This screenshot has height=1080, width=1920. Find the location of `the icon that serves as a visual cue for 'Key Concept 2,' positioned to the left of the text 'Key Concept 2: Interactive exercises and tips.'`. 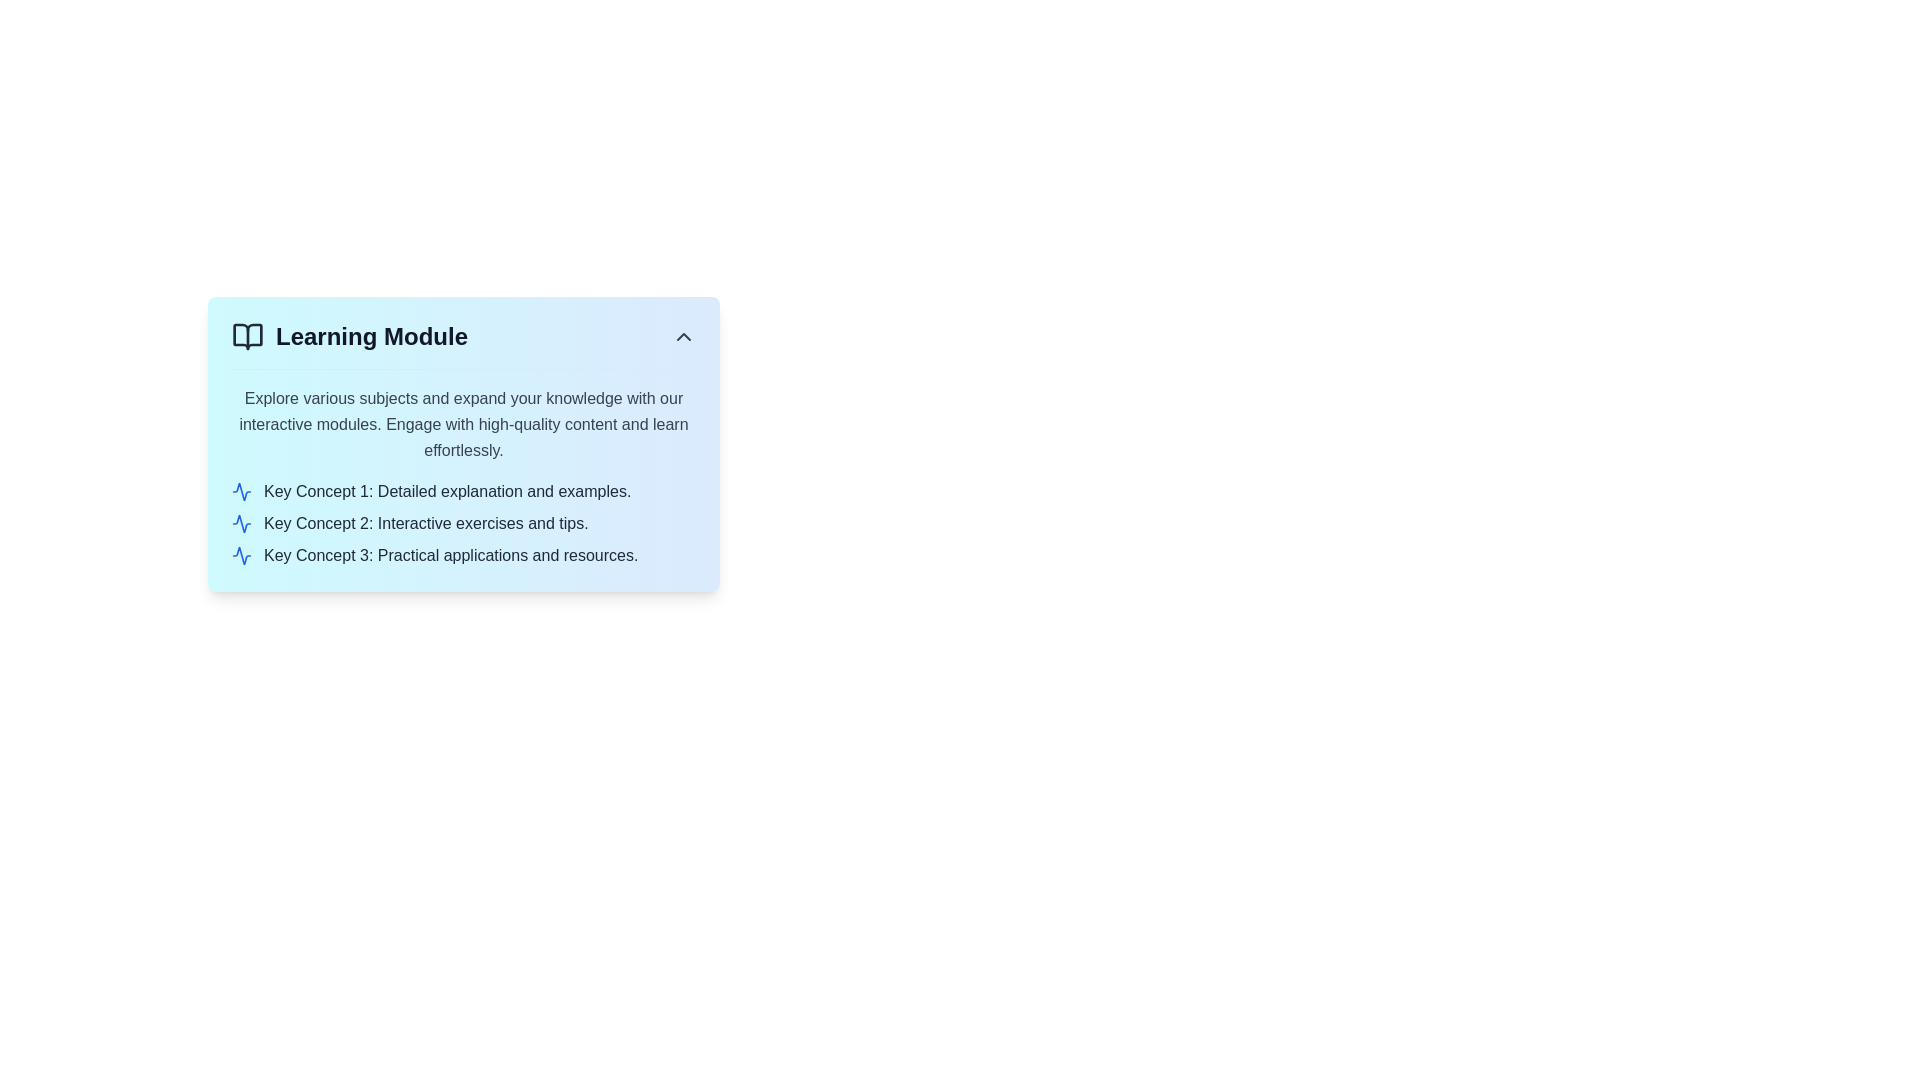

the icon that serves as a visual cue for 'Key Concept 2,' positioned to the left of the text 'Key Concept 2: Interactive exercises and tips.' is located at coordinates (240, 523).